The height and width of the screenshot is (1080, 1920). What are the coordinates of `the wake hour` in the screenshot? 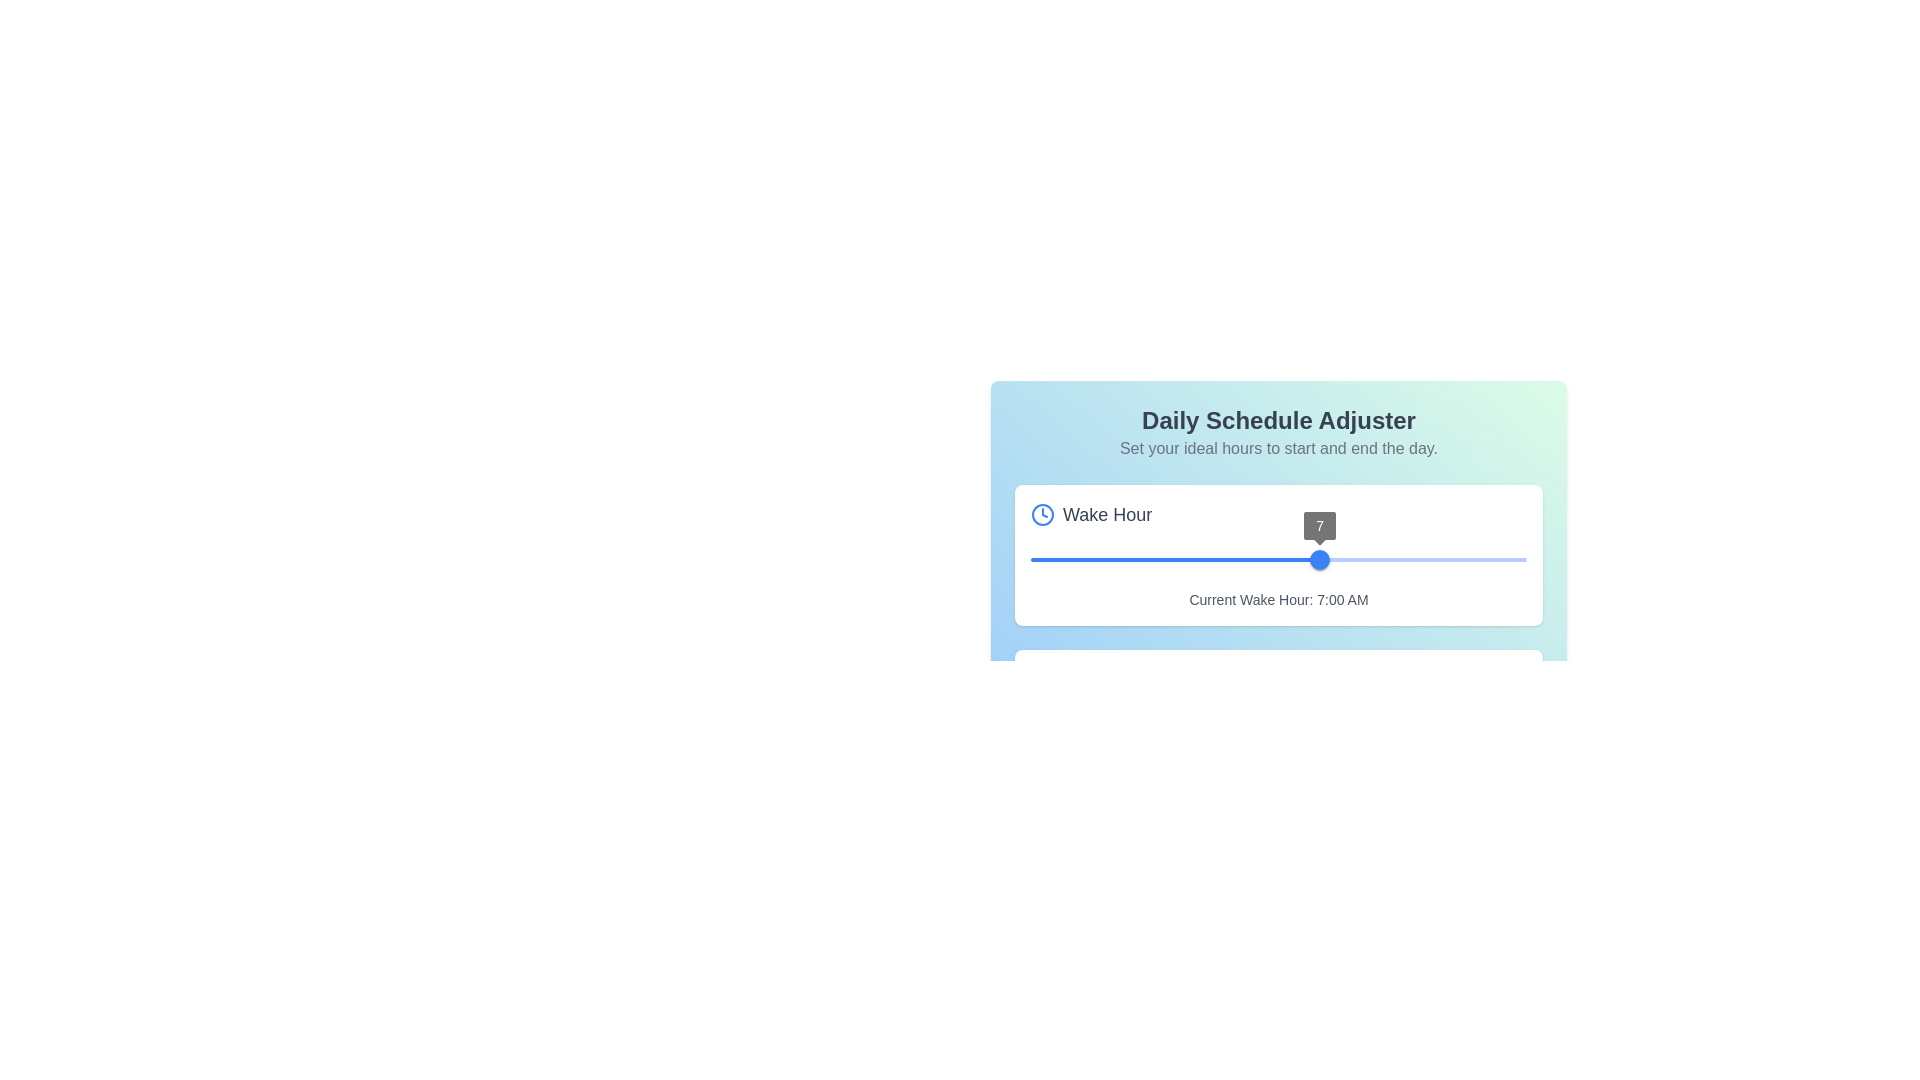 It's located at (1462, 559).